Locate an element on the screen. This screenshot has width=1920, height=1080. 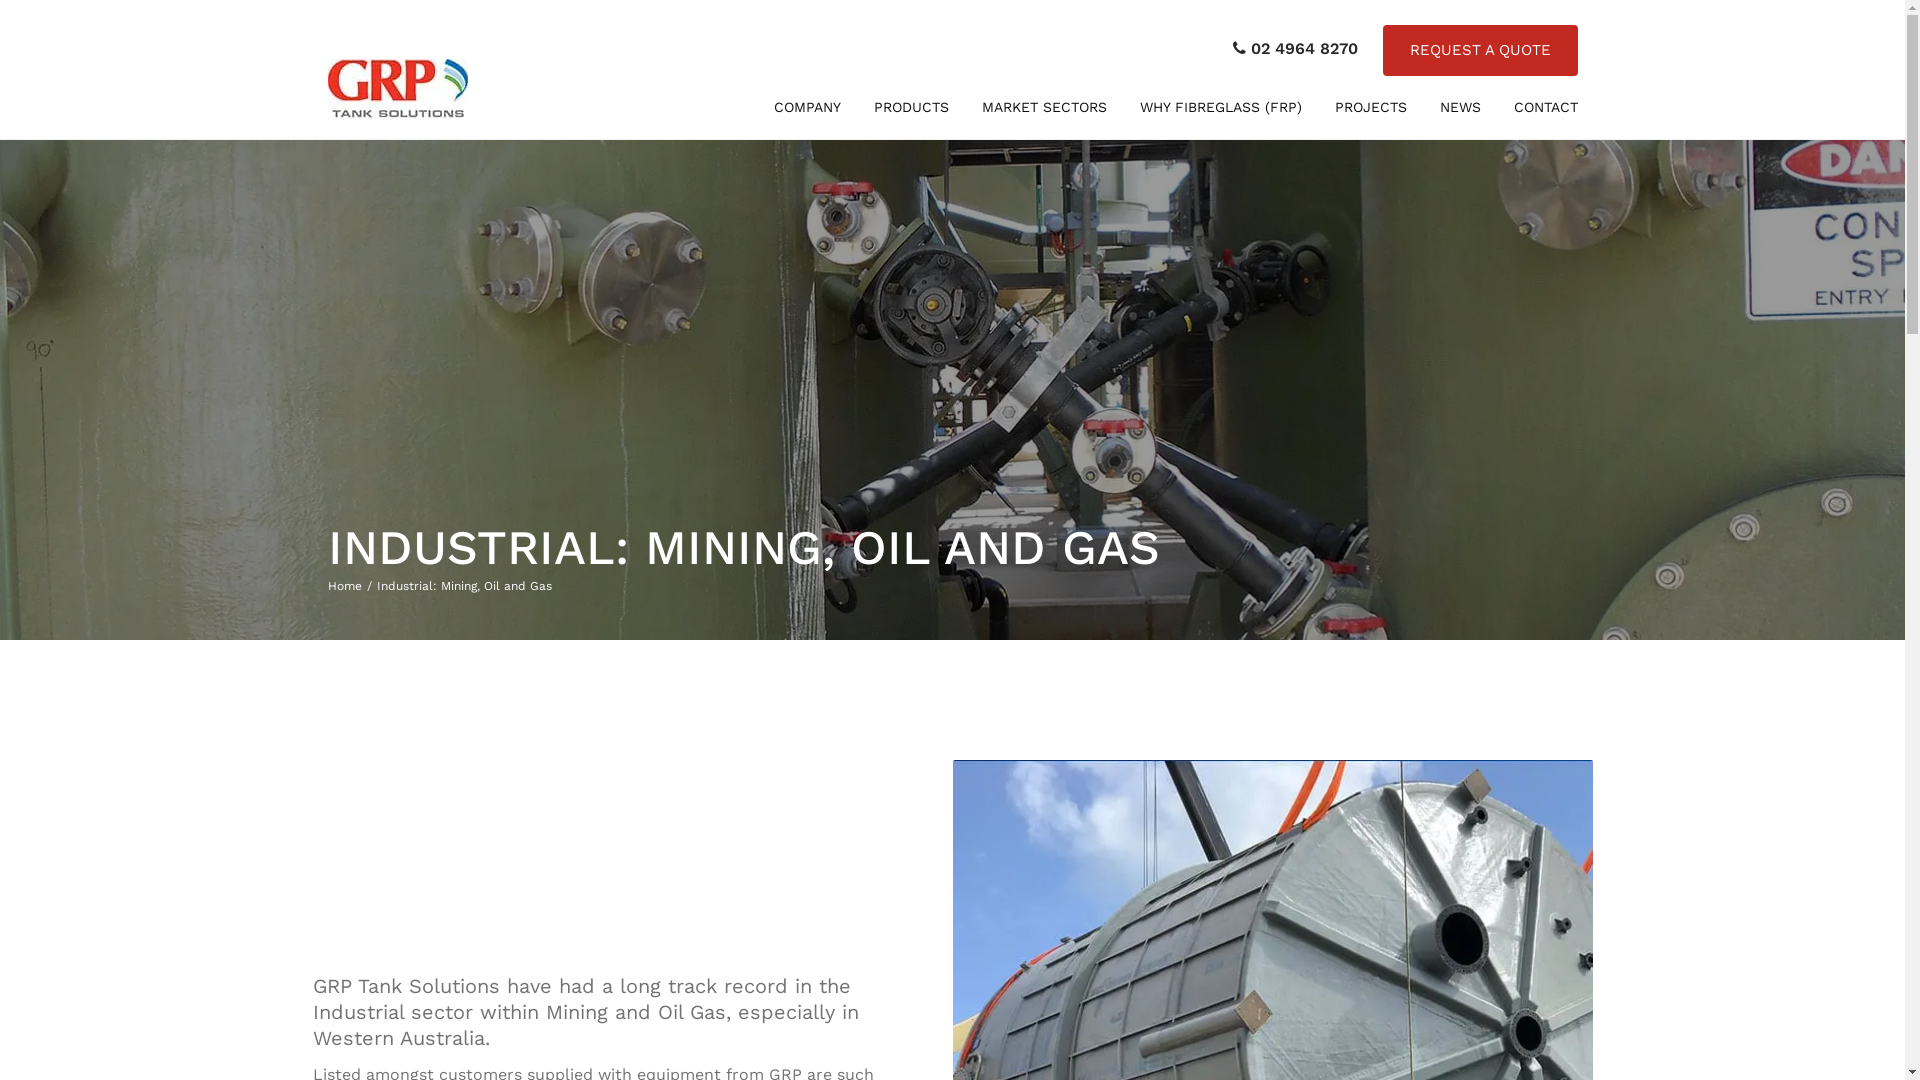
'WHY FIBREGLASS (FRP)' is located at coordinates (1219, 107).